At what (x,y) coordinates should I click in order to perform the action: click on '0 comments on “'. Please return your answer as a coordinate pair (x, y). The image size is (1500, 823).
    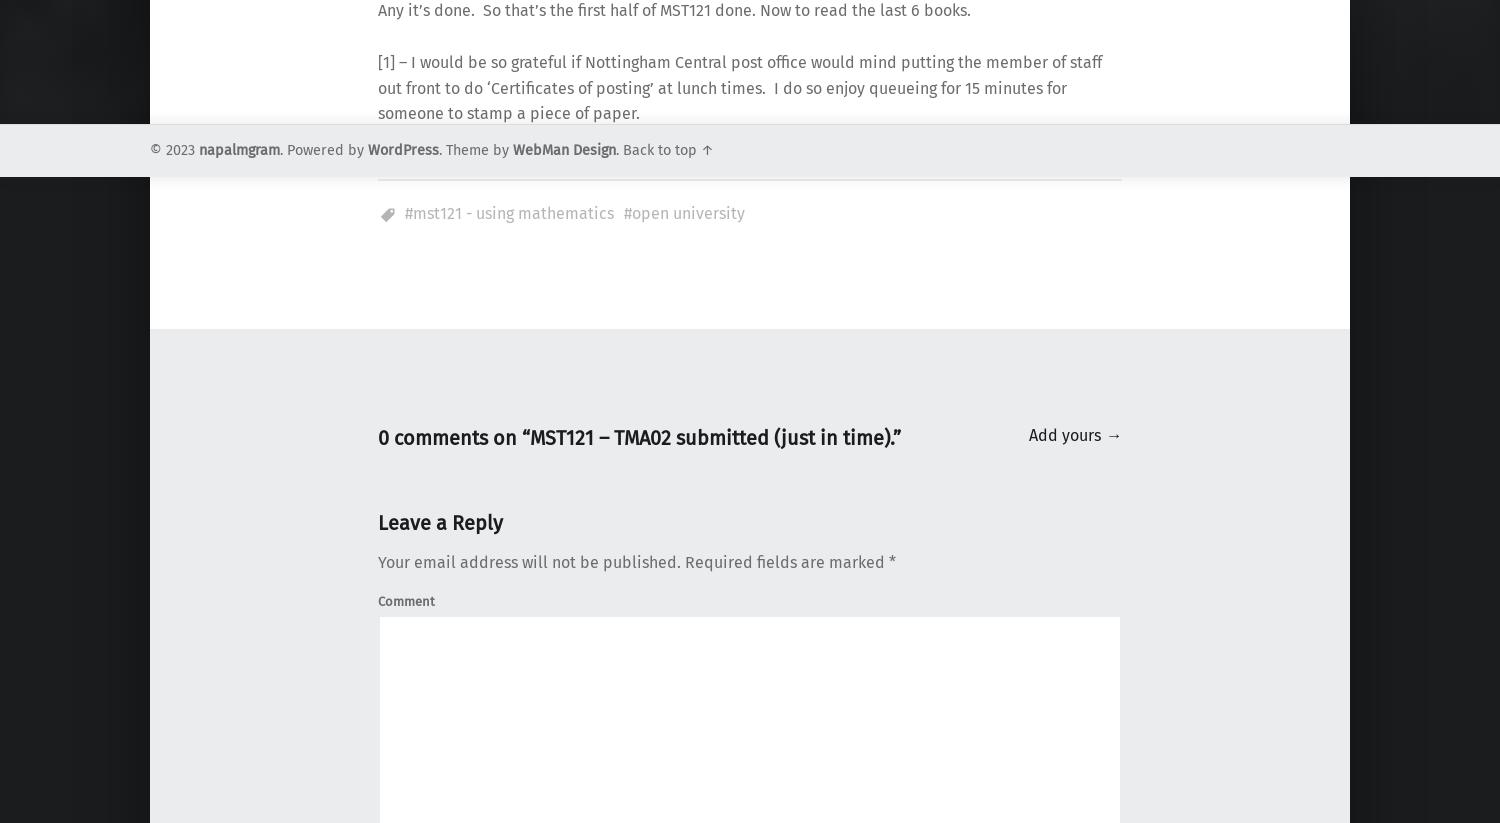
    Looking at the image, I should click on (453, 437).